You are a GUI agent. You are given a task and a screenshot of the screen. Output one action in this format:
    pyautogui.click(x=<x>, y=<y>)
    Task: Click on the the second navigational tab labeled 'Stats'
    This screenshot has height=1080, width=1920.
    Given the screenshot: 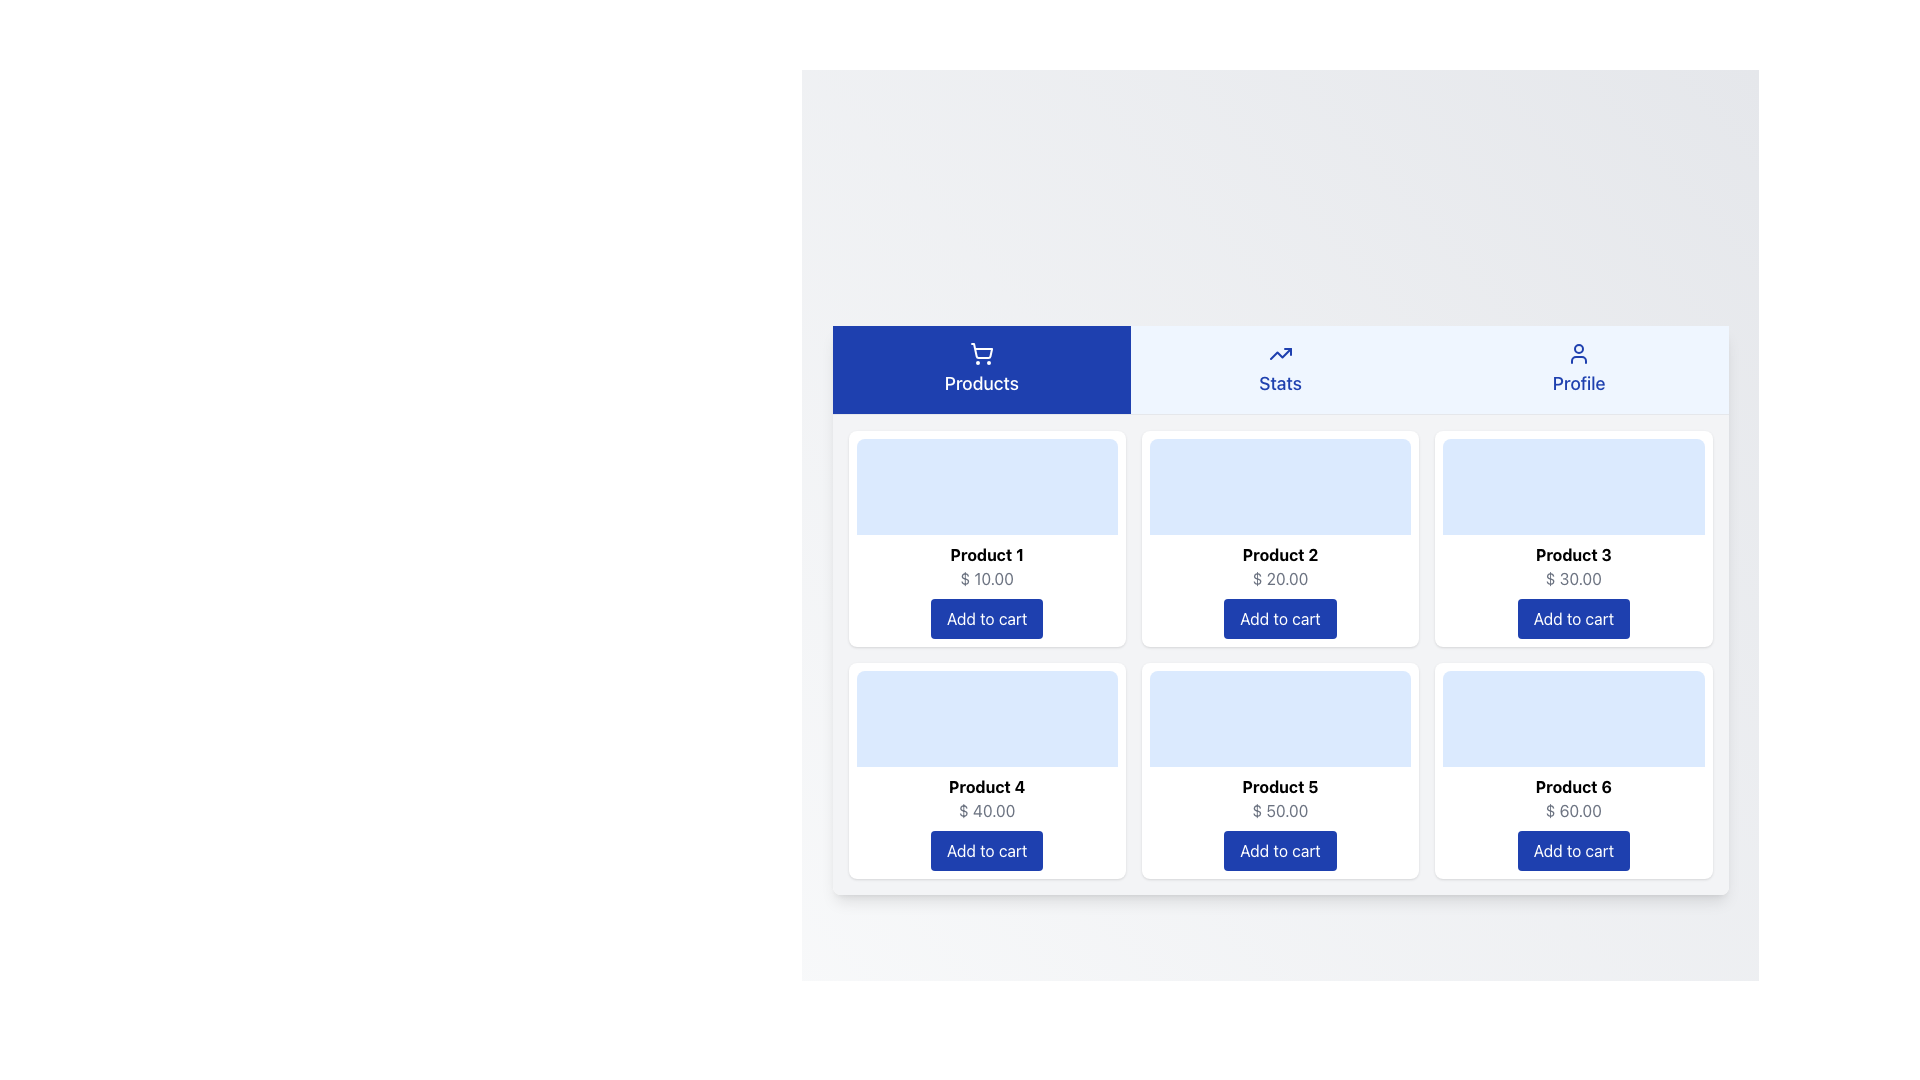 What is the action you would take?
    pyautogui.click(x=1280, y=369)
    